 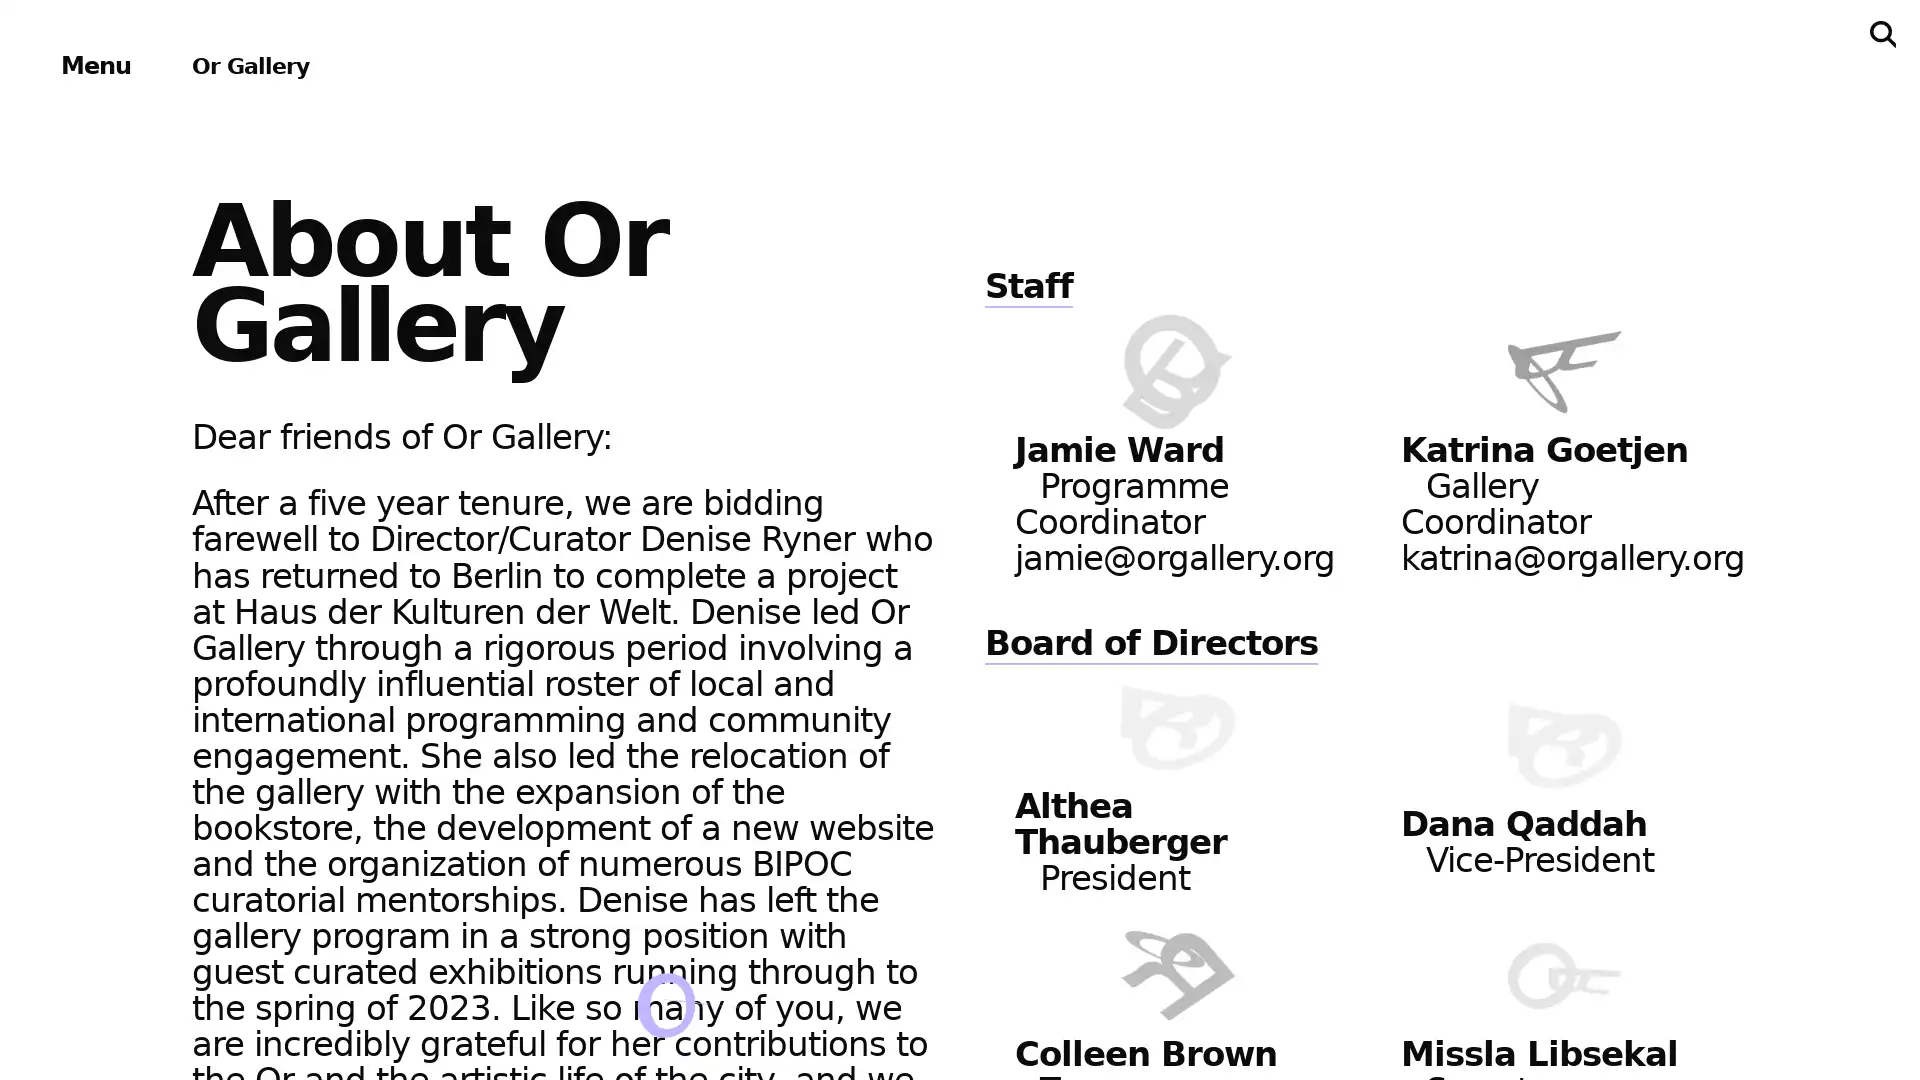 I want to click on Exhibitions & Projects, so click(x=434, y=196).